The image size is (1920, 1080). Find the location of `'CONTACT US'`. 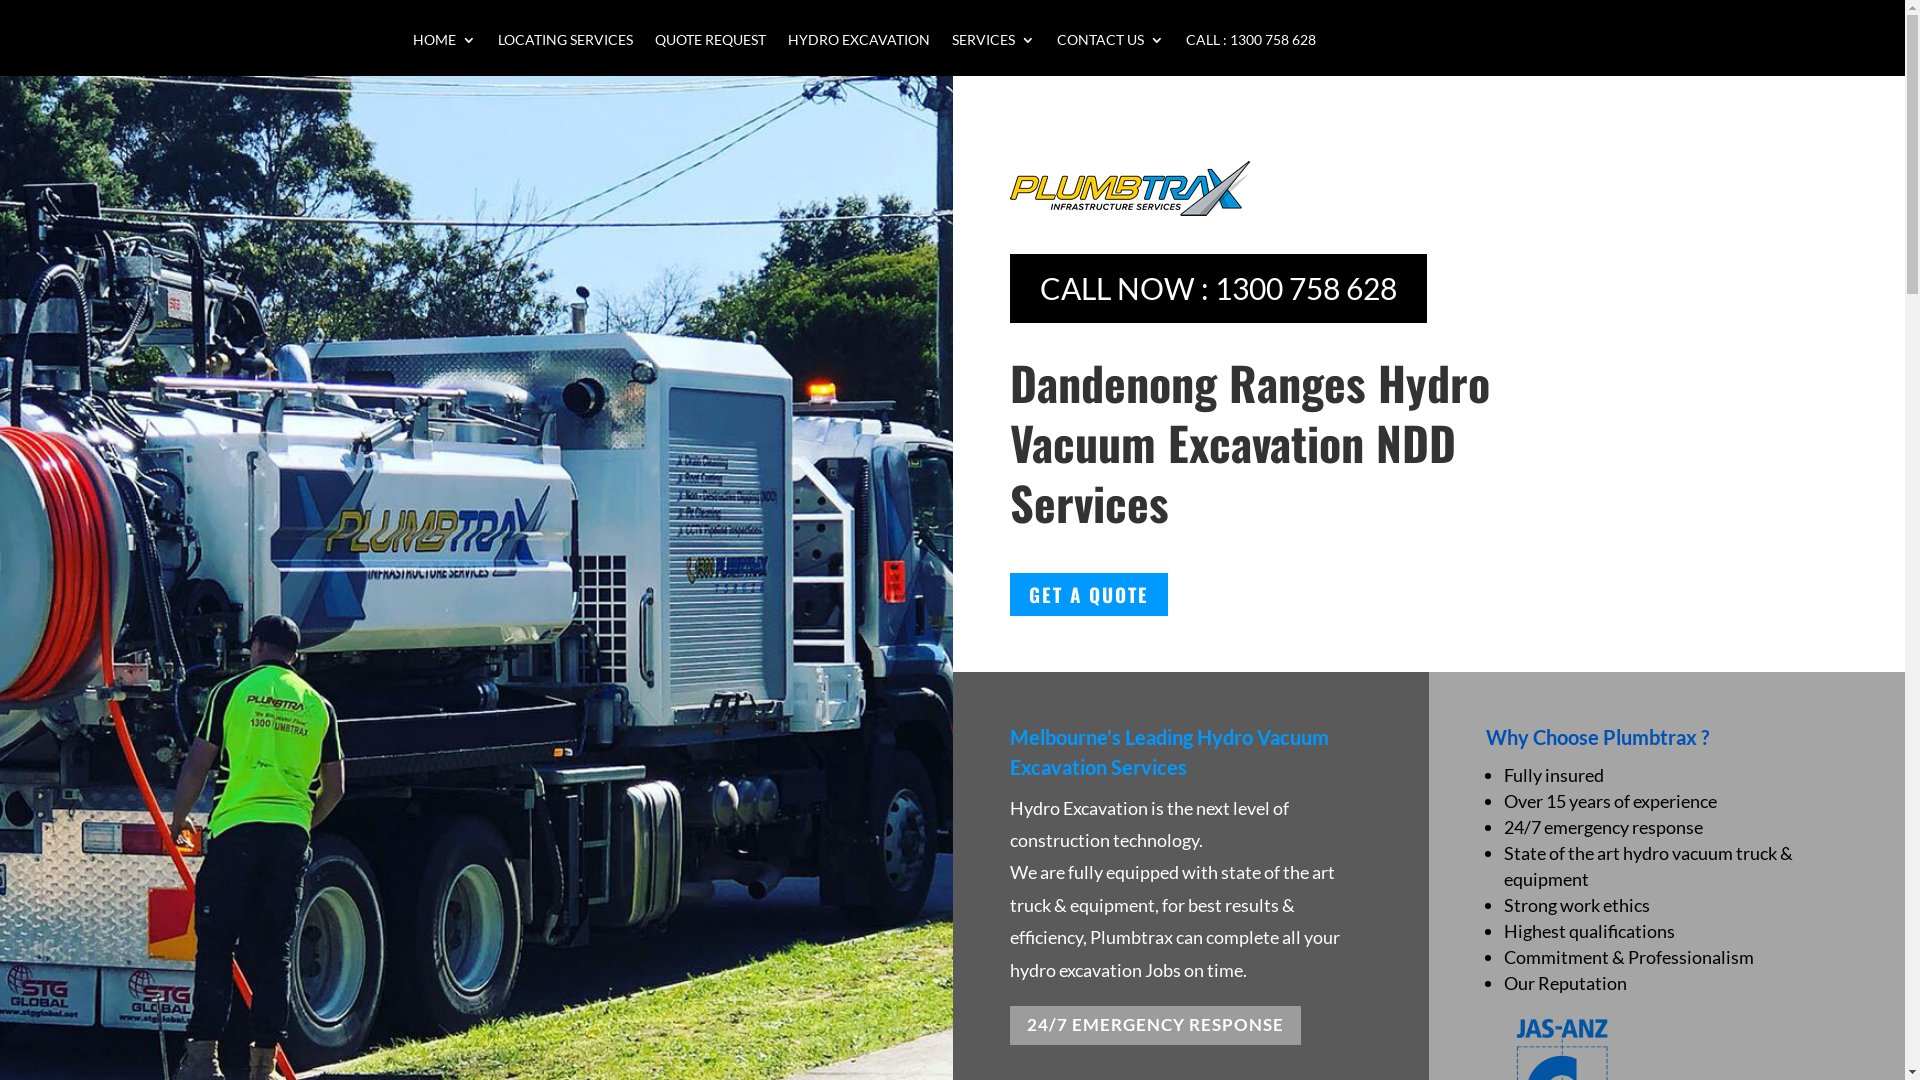

'CONTACT US' is located at coordinates (1055, 53).